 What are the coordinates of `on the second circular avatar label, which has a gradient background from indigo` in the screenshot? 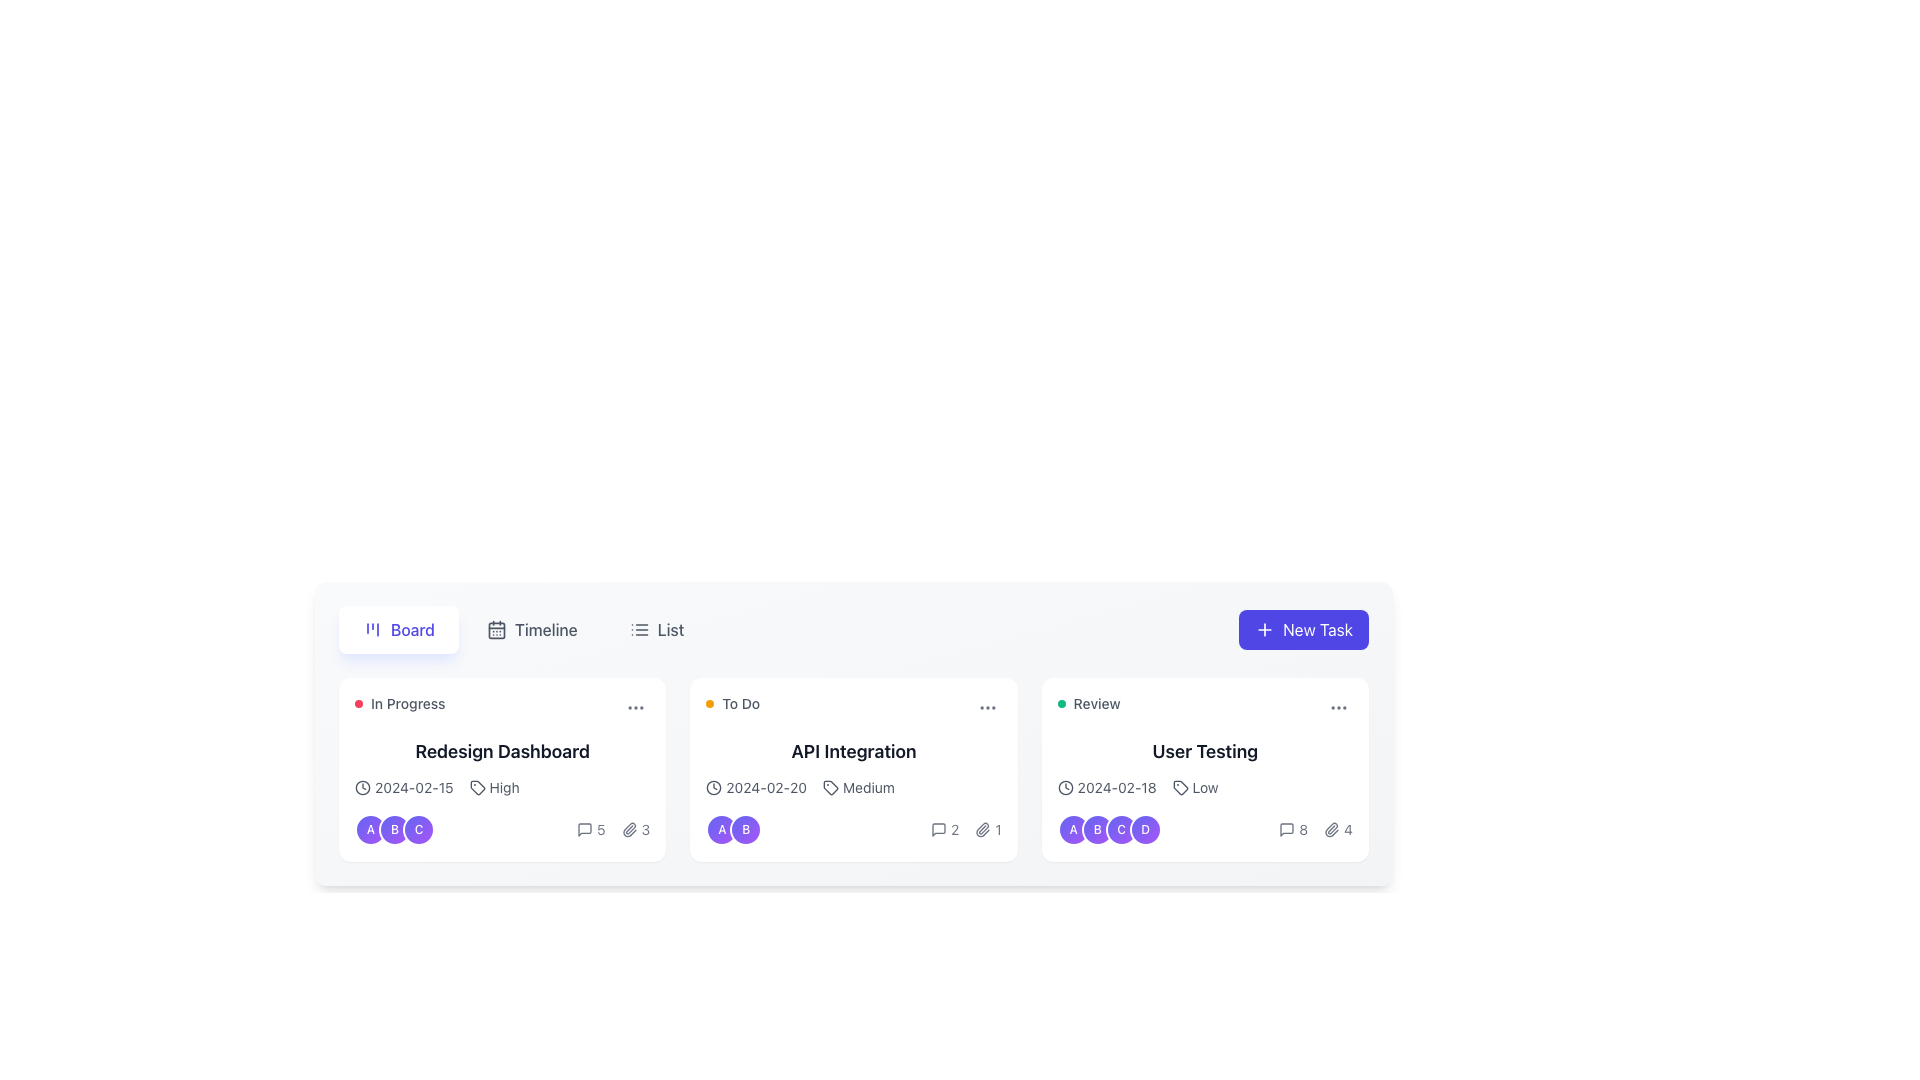 It's located at (1096, 829).